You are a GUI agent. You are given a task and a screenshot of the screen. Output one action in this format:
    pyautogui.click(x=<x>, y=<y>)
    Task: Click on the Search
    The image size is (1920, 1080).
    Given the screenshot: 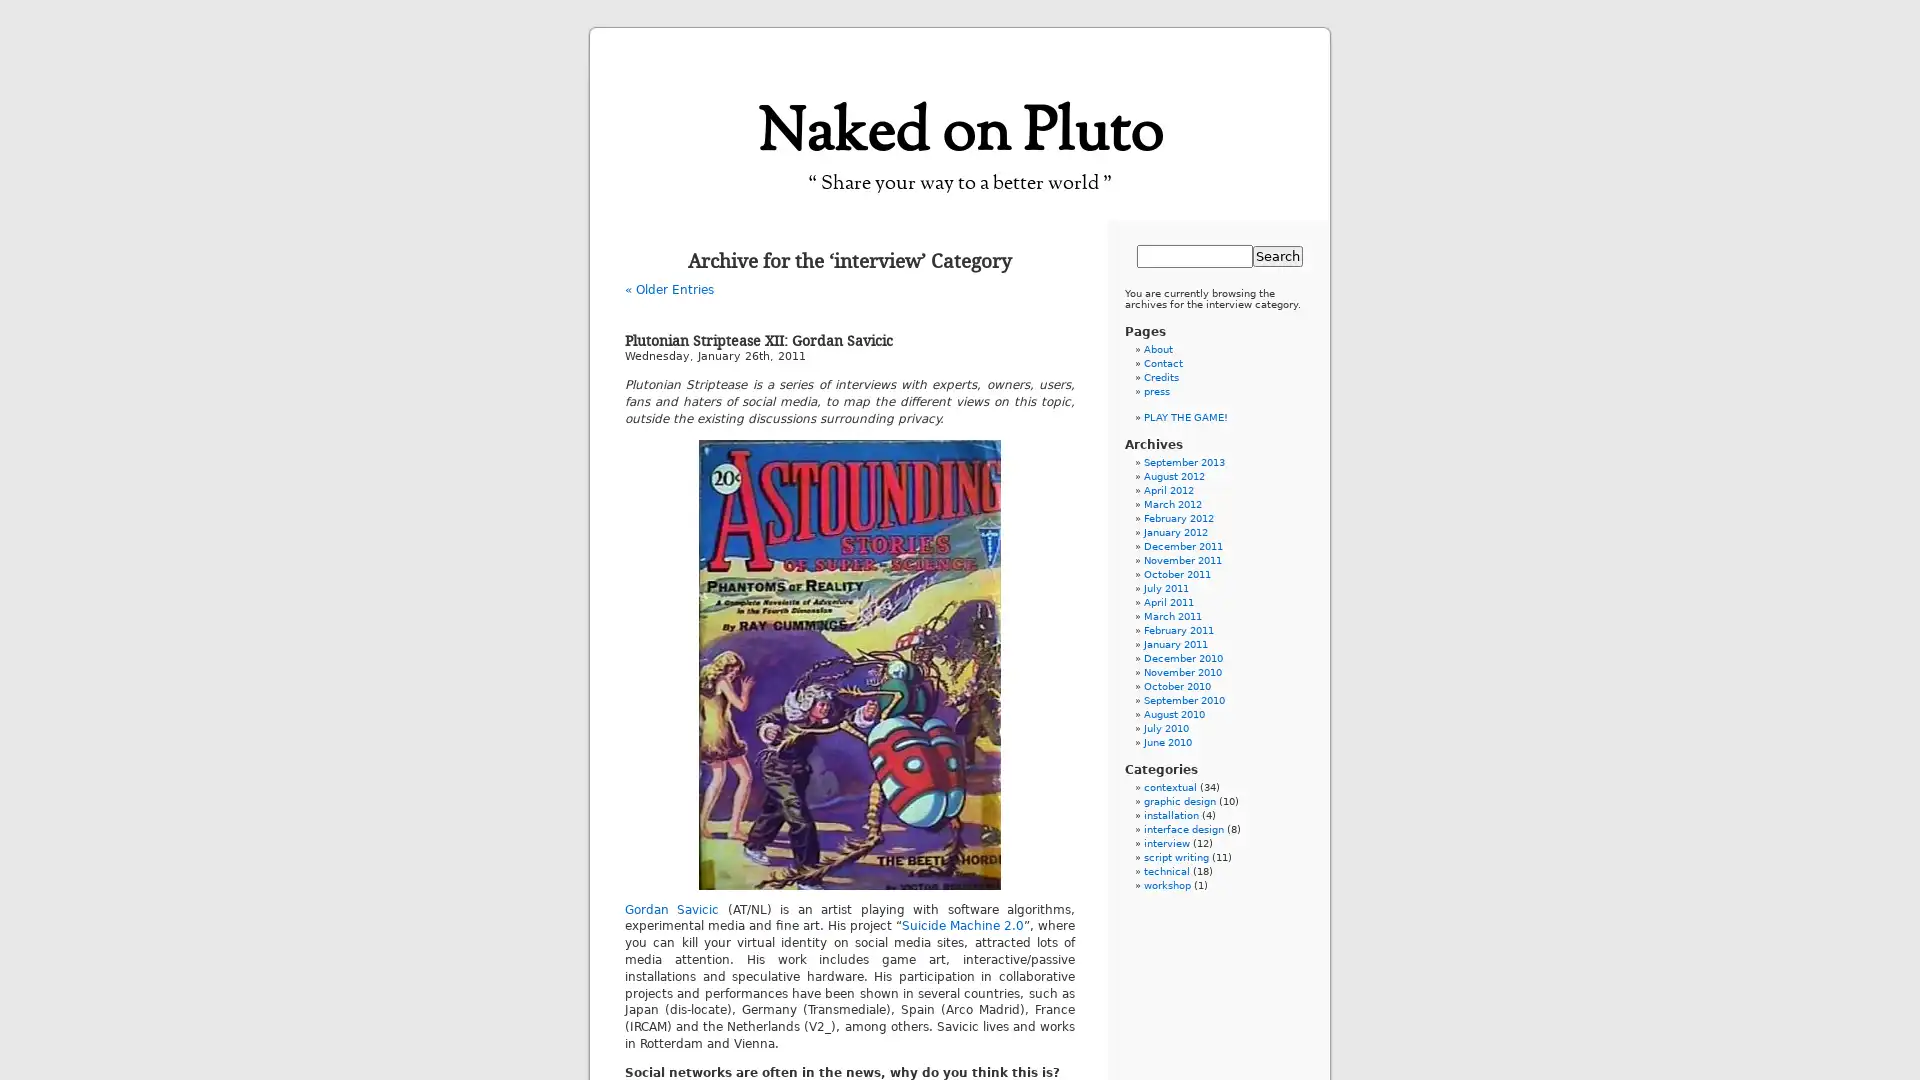 What is the action you would take?
    pyautogui.click(x=1276, y=255)
    